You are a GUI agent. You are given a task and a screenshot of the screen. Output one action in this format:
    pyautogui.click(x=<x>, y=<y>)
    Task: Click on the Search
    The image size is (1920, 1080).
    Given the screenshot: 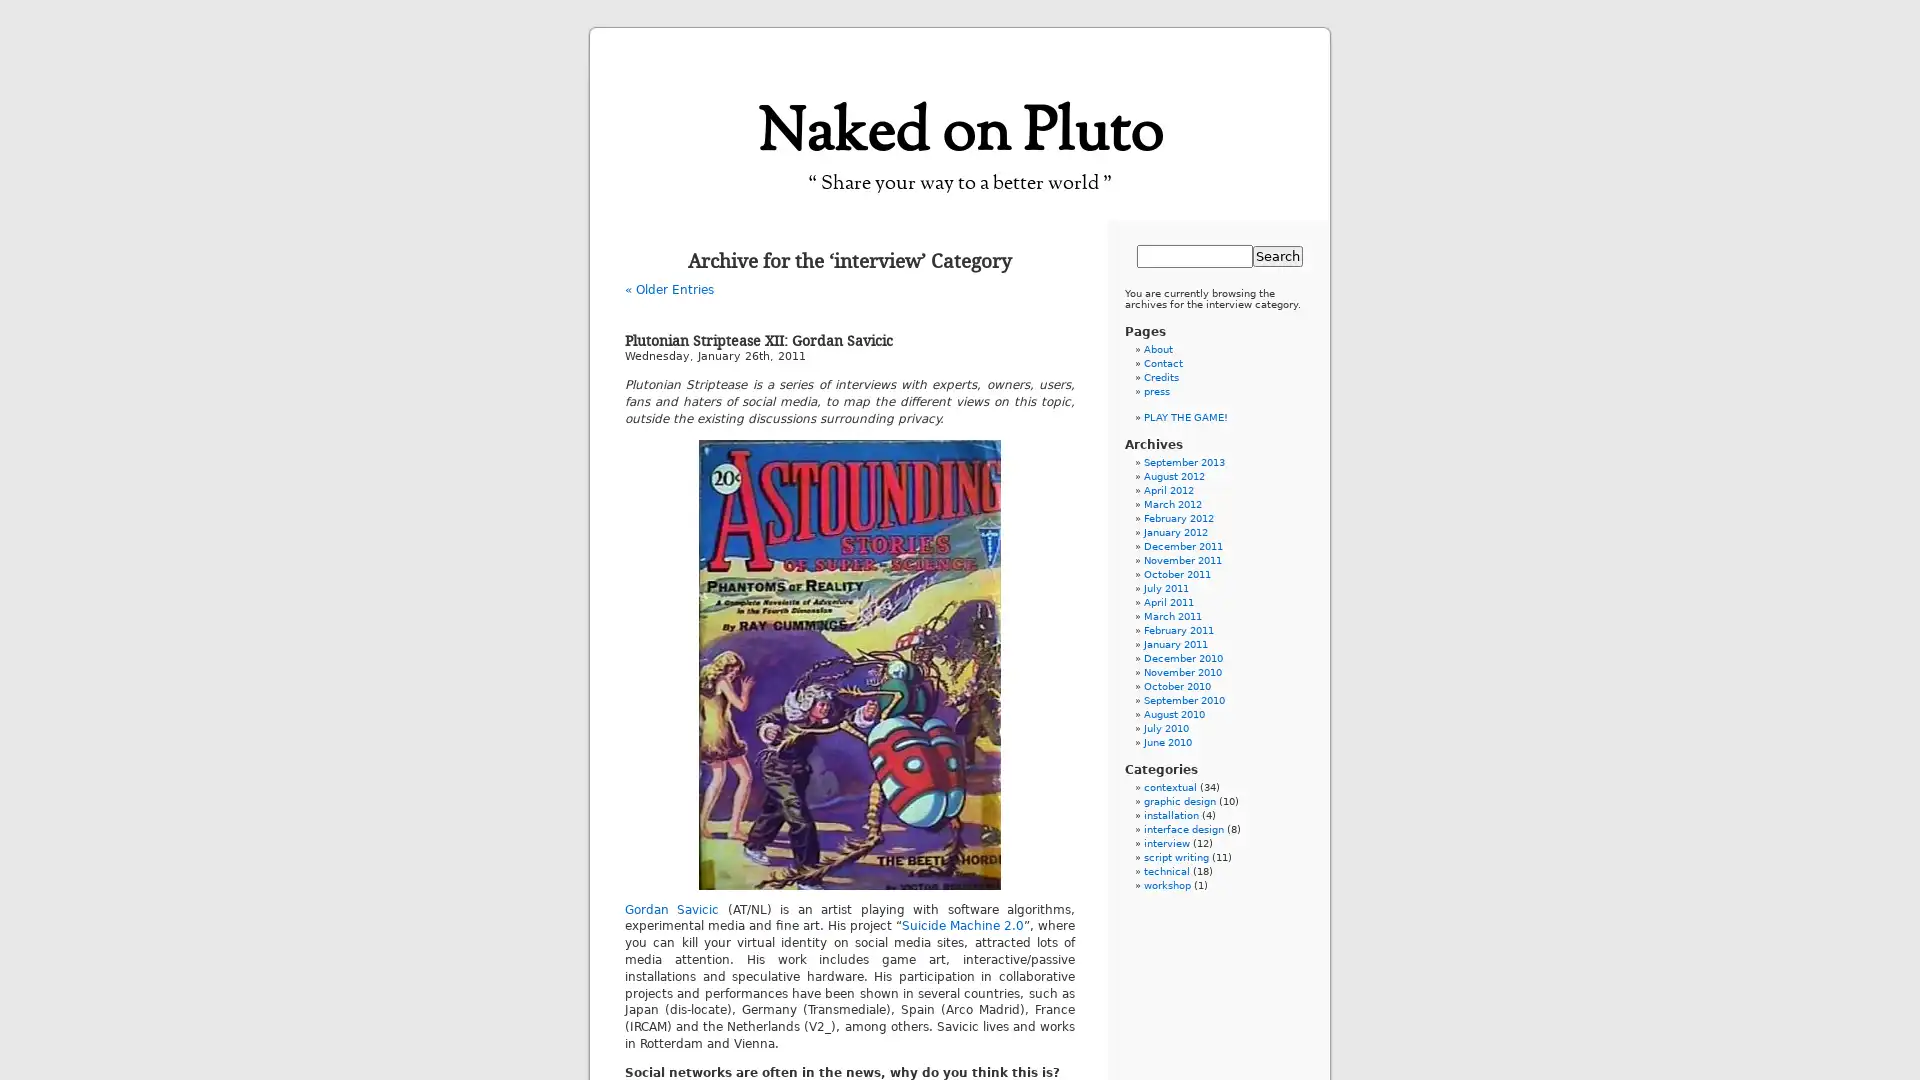 What is the action you would take?
    pyautogui.click(x=1276, y=255)
    